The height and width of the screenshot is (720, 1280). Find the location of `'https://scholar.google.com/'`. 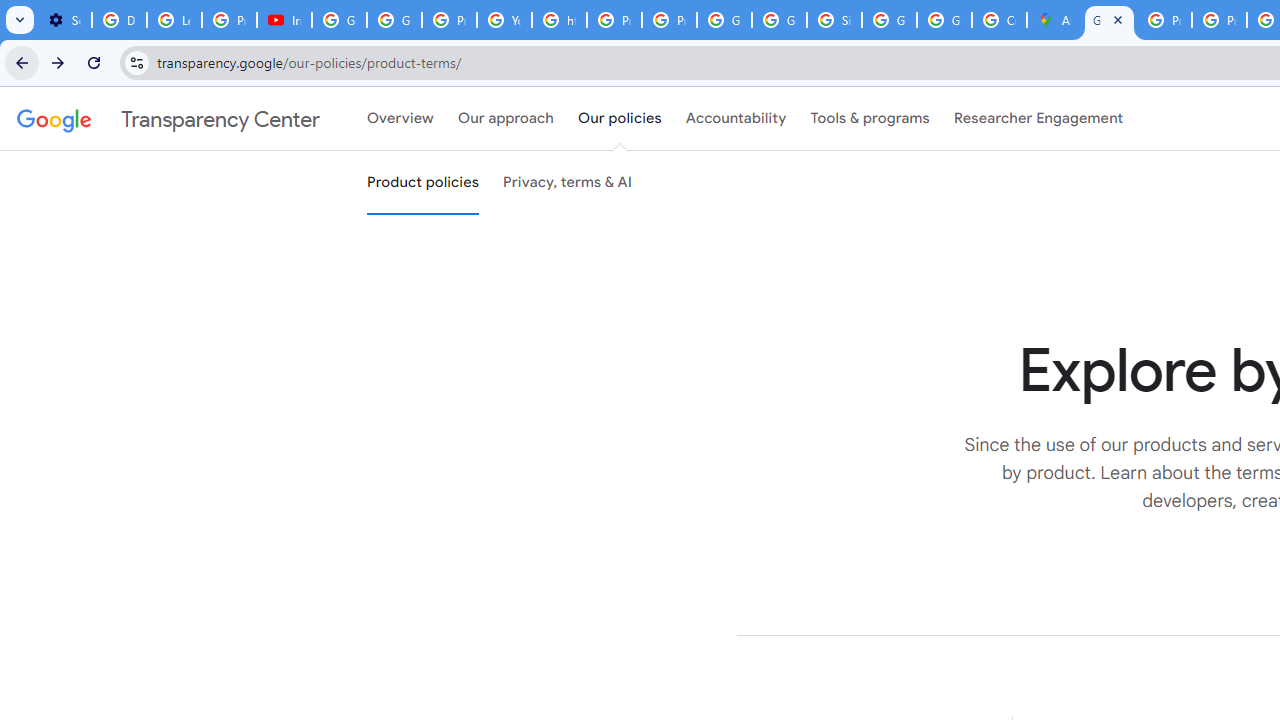

'https://scholar.google.com/' is located at coordinates (560, 20).